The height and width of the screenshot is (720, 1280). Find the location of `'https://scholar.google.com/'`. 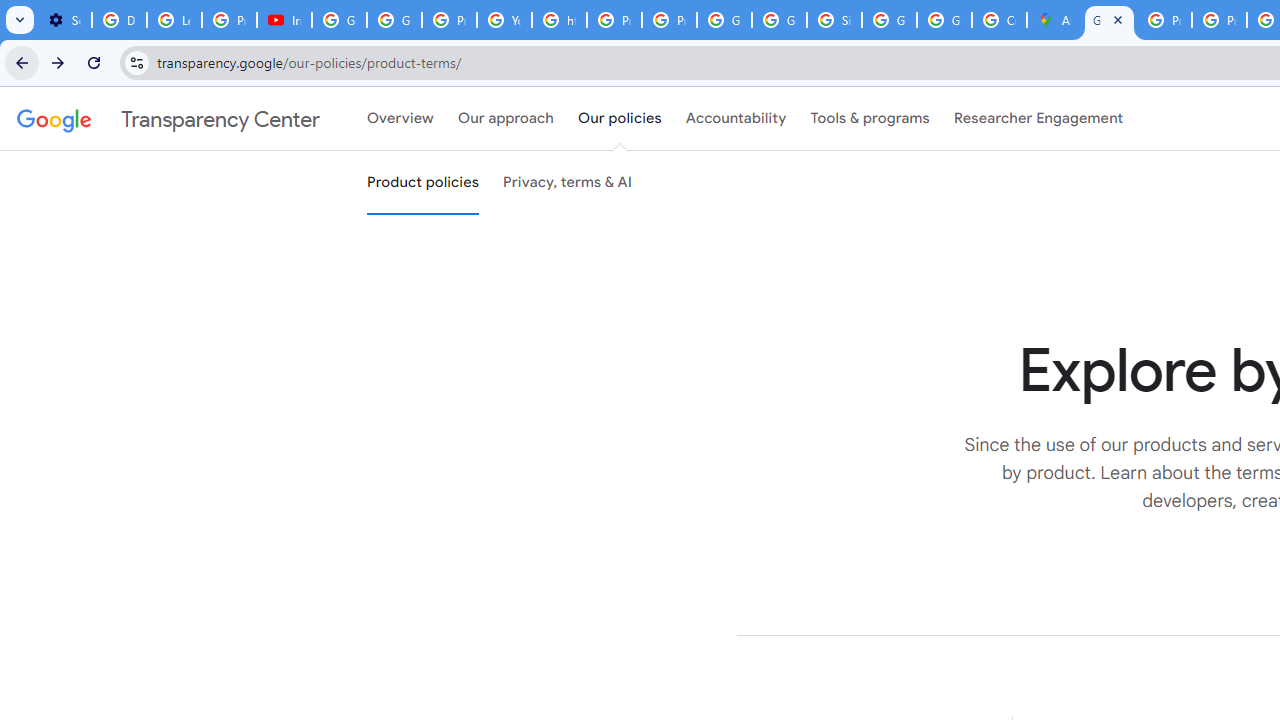

'https://scholar.google.com/' is located at coordinates (560, 20).